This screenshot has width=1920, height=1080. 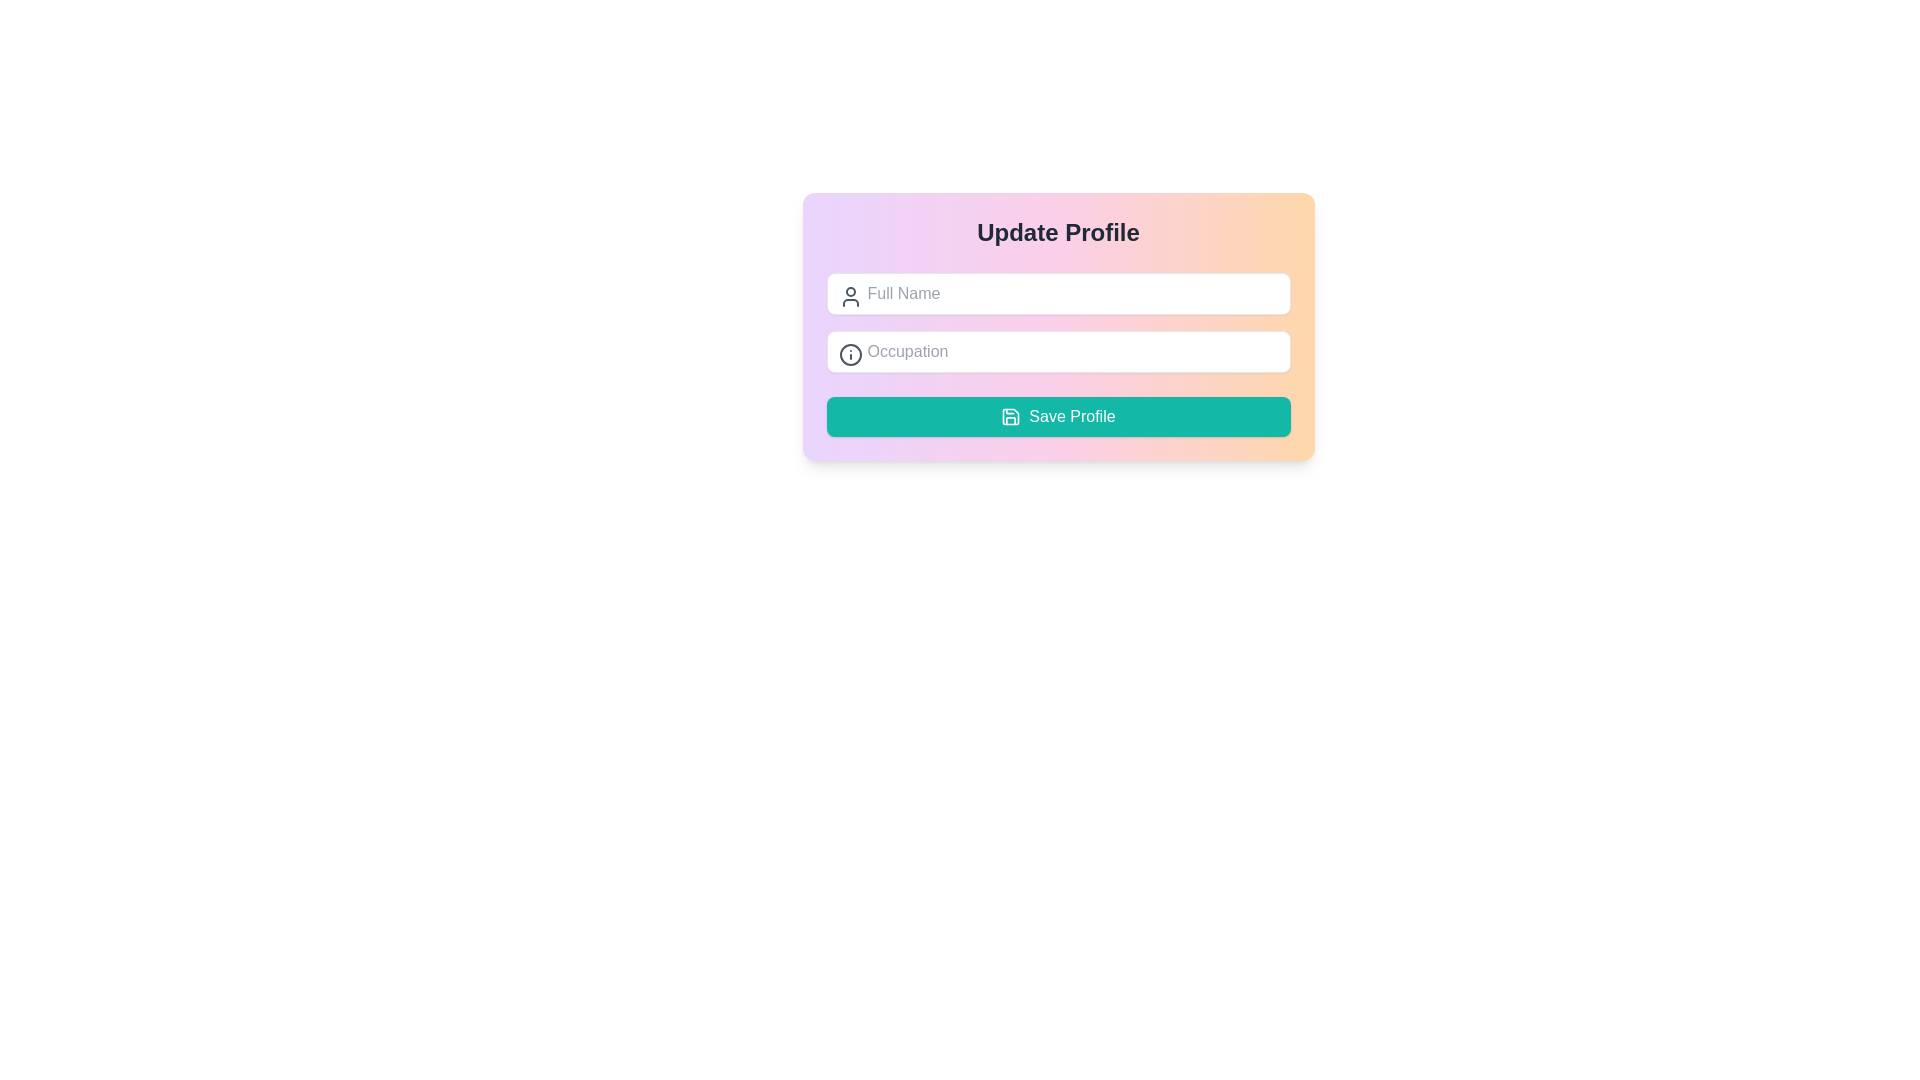 I want to click on the centered text label reading 'Update Profile' which features a bold font style and large size on a gradient background, so click(x=1057, y=231).